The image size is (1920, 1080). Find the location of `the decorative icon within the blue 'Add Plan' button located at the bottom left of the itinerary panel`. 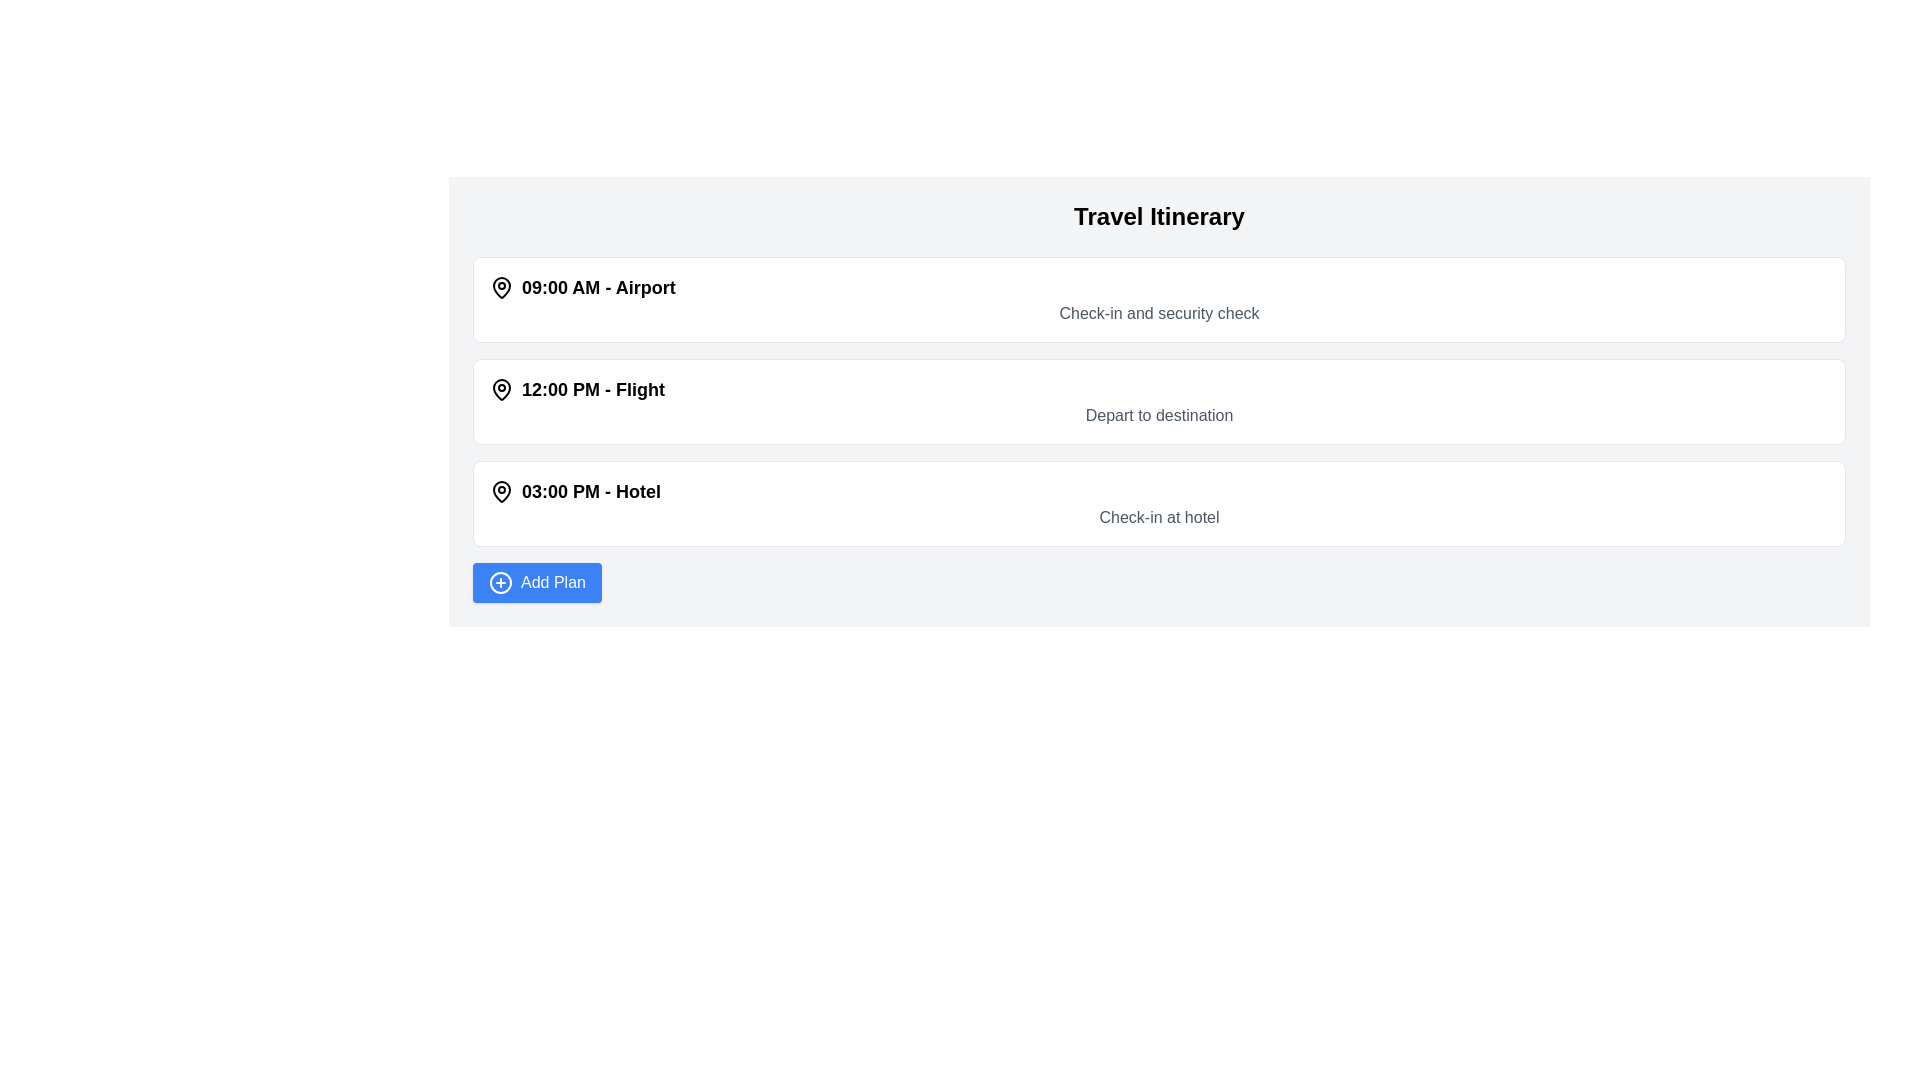

the decorative icon within the blue 'Add Plan' button located at the bottom left of the itinerary panel is located at coordinates (500, 582).